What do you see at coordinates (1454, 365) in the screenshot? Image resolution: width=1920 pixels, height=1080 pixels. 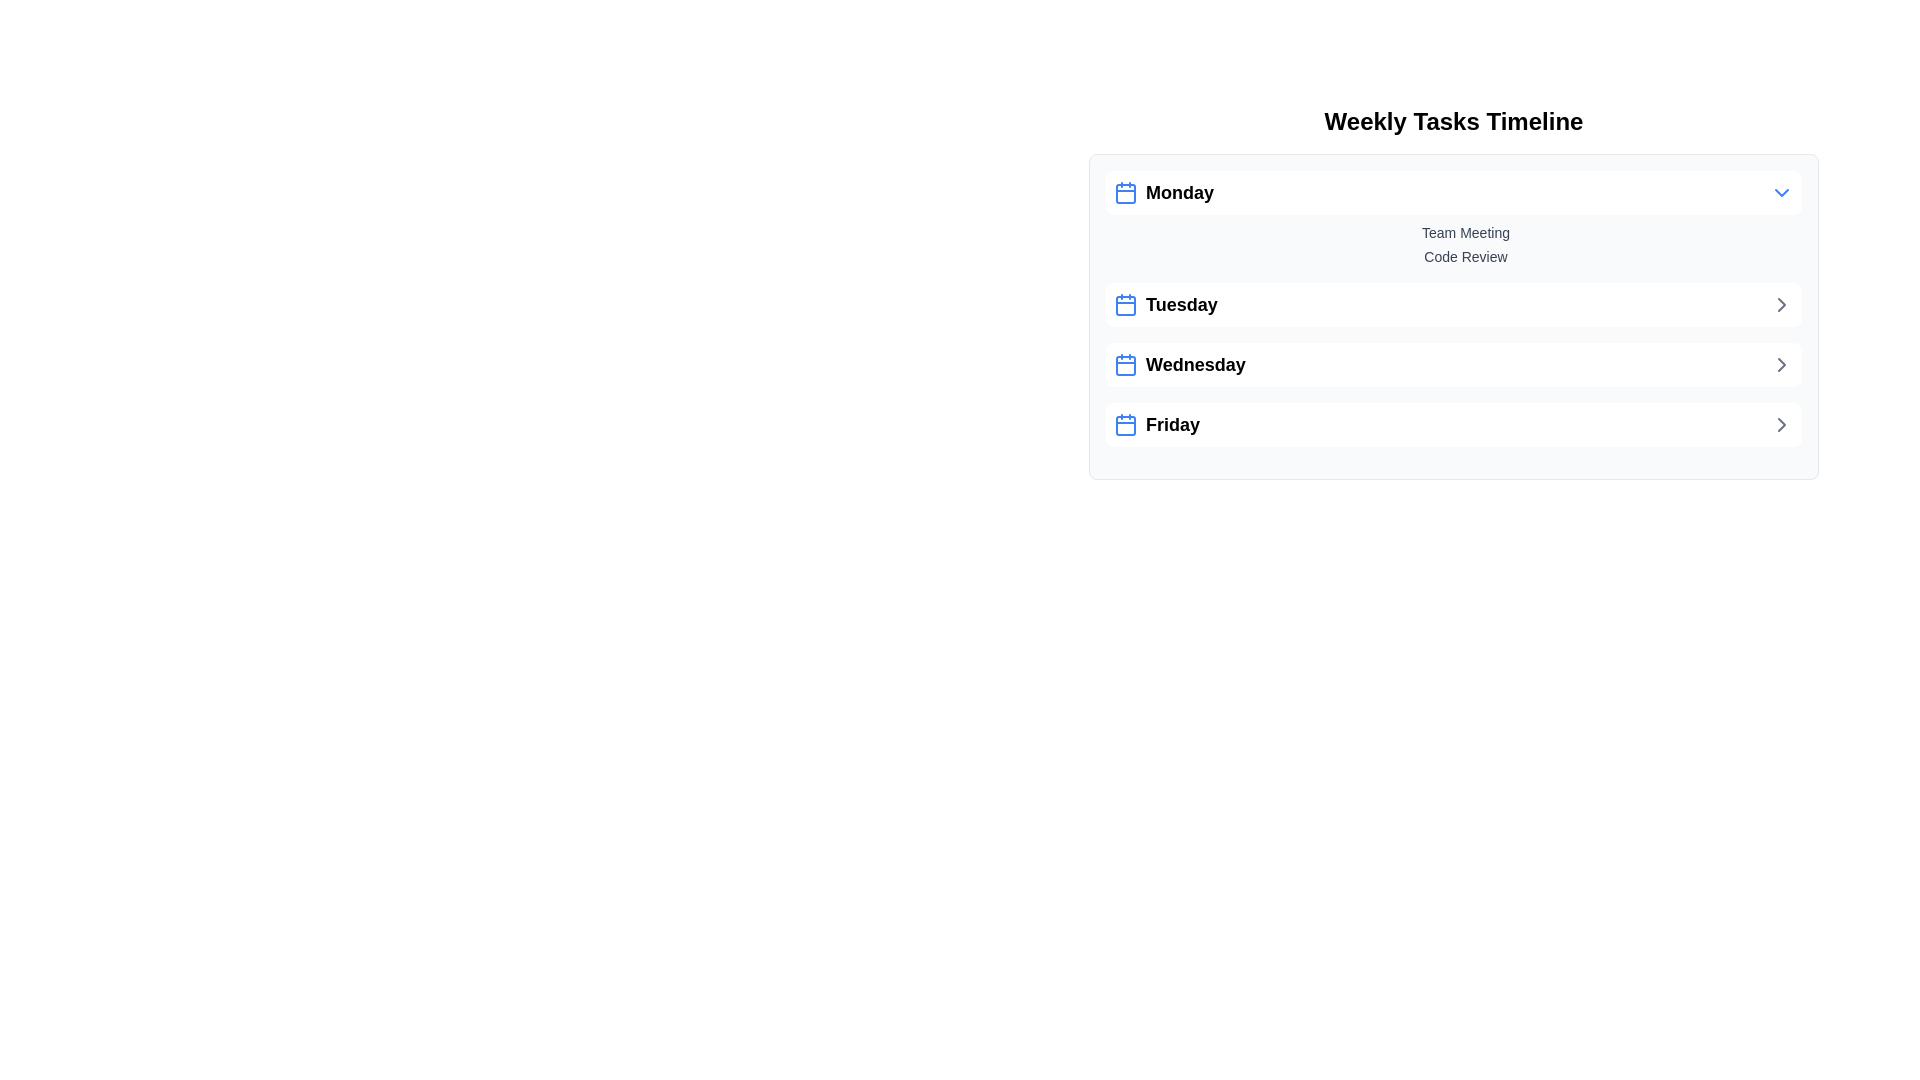 I see `the list item representing 'Wednesday'` at bounding box center [1454, 365].